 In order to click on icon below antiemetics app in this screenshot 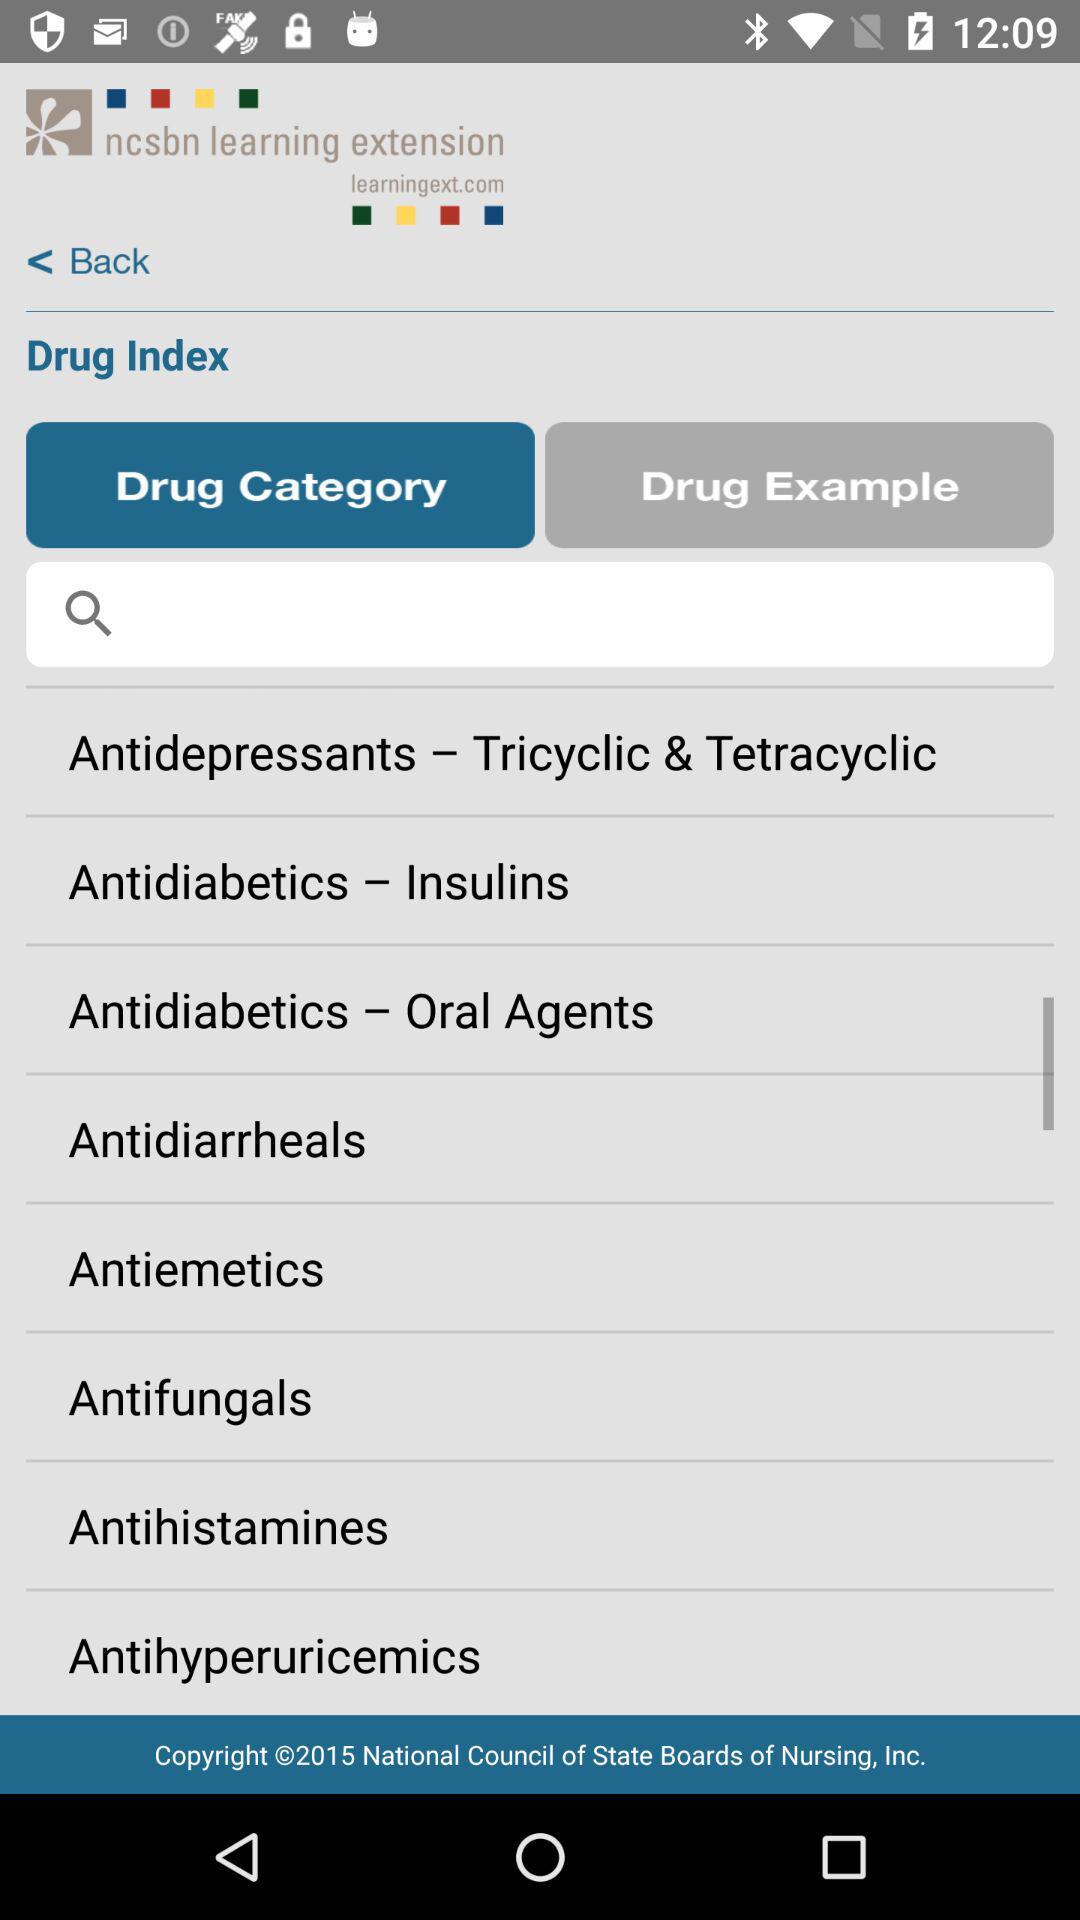, I will do `click(540, 1395)`.